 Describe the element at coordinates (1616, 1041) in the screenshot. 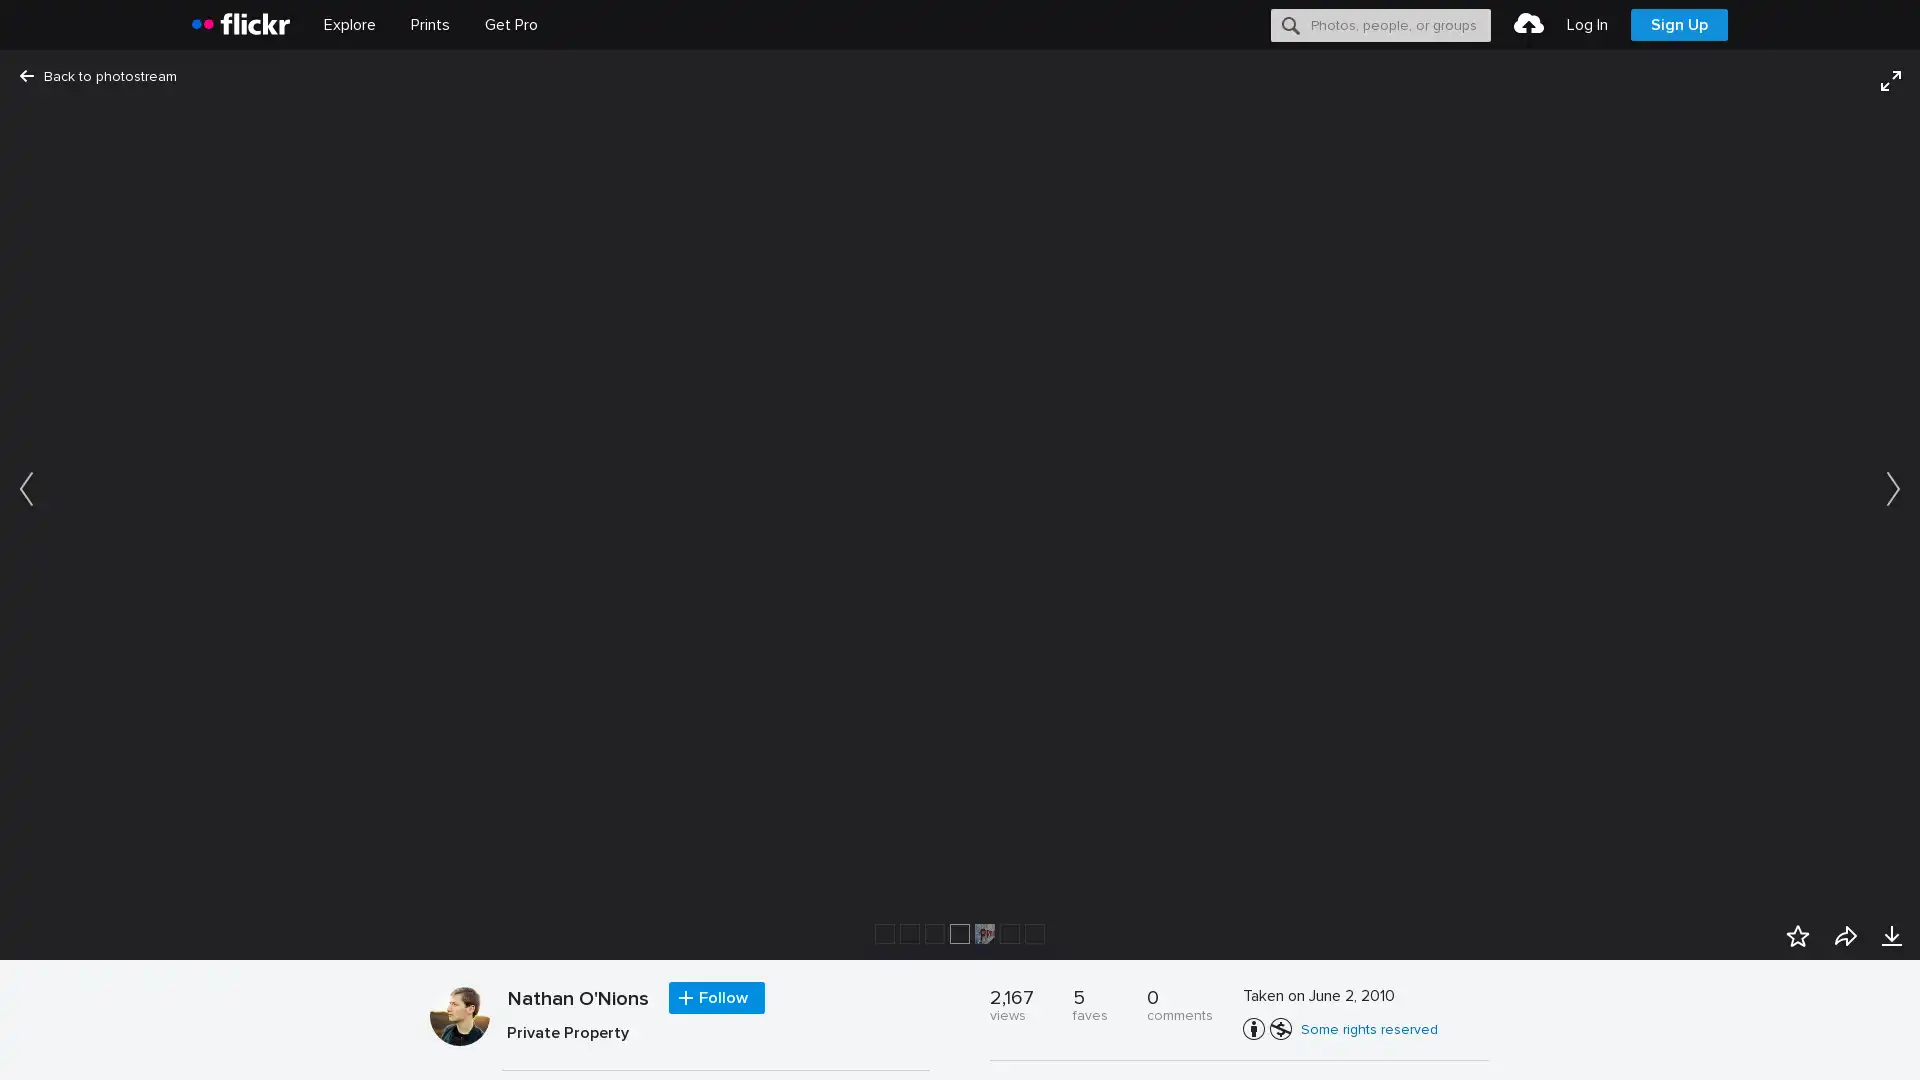

I see `Opt-out` at that location.